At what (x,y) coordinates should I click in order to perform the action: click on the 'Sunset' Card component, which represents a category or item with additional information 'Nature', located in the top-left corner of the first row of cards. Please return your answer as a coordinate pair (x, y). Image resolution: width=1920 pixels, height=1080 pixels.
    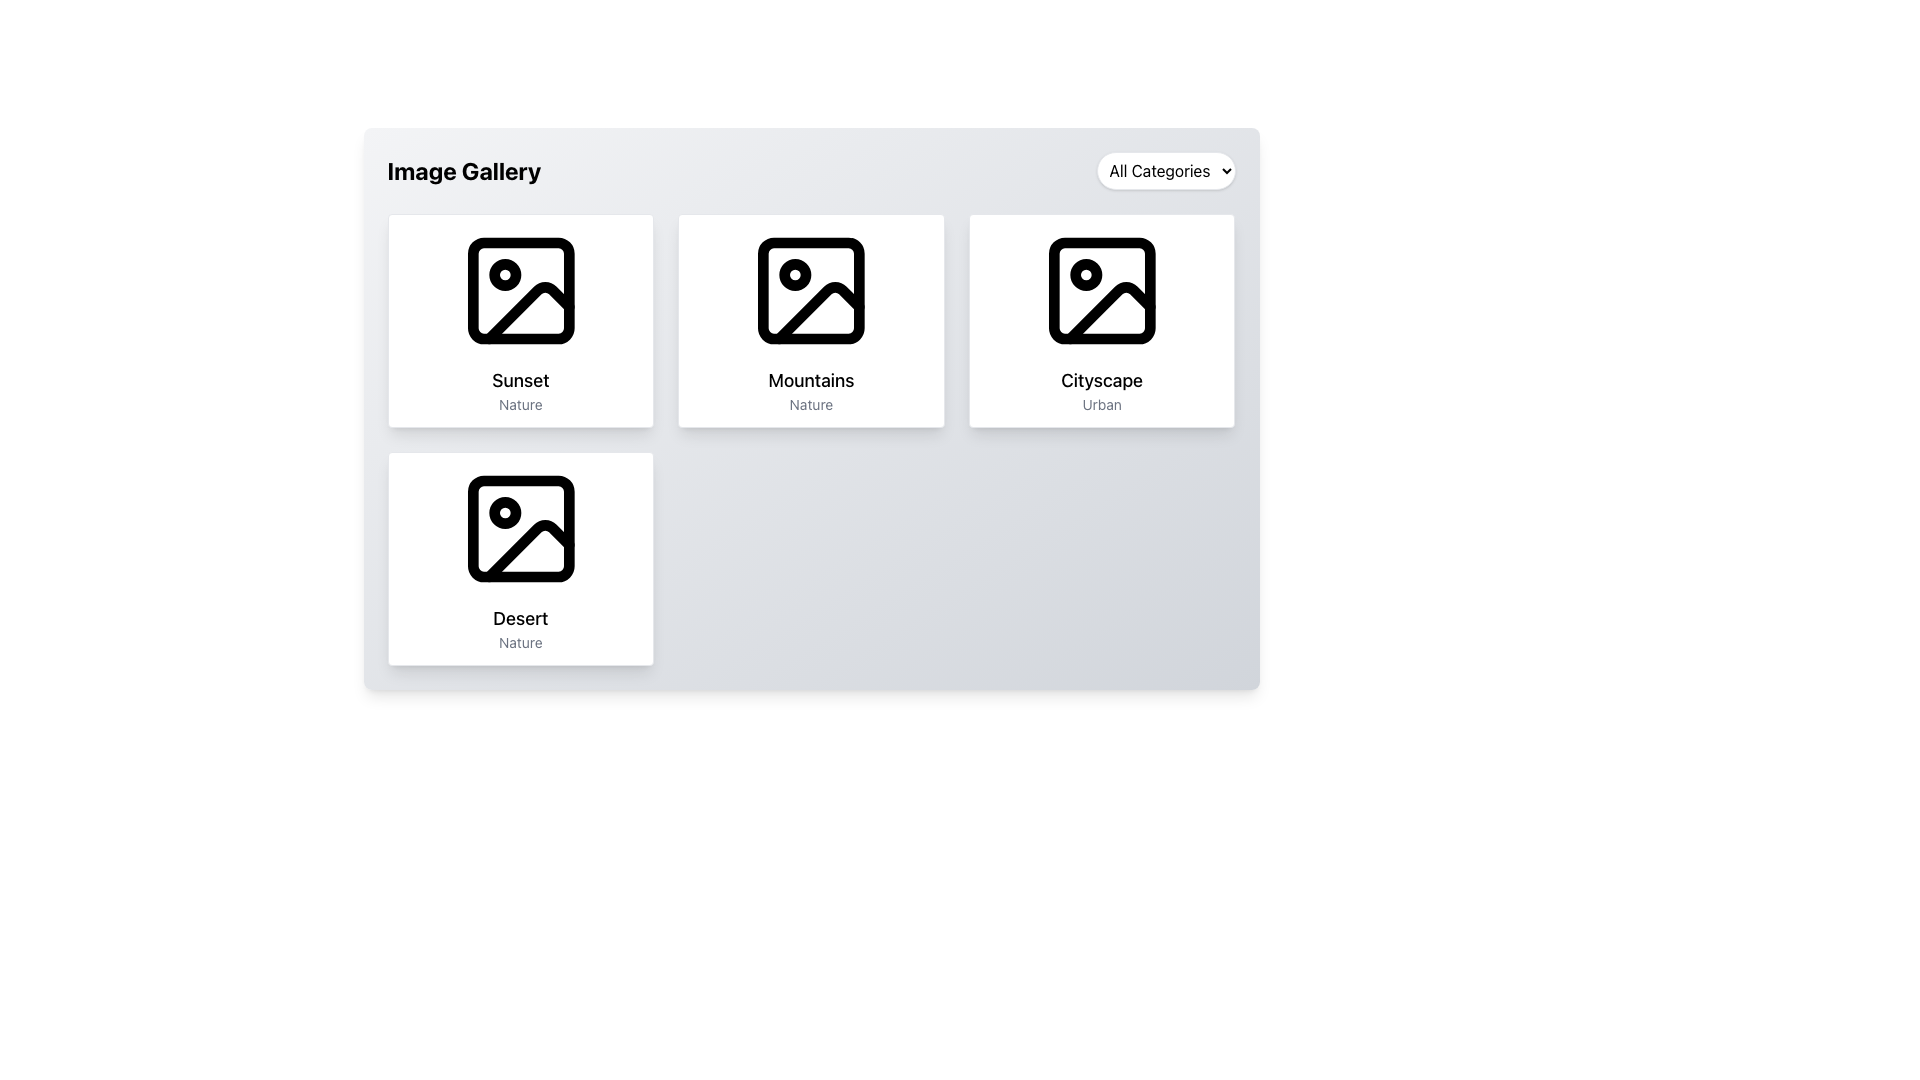
    Looking at the image, I should click on (520, 319).